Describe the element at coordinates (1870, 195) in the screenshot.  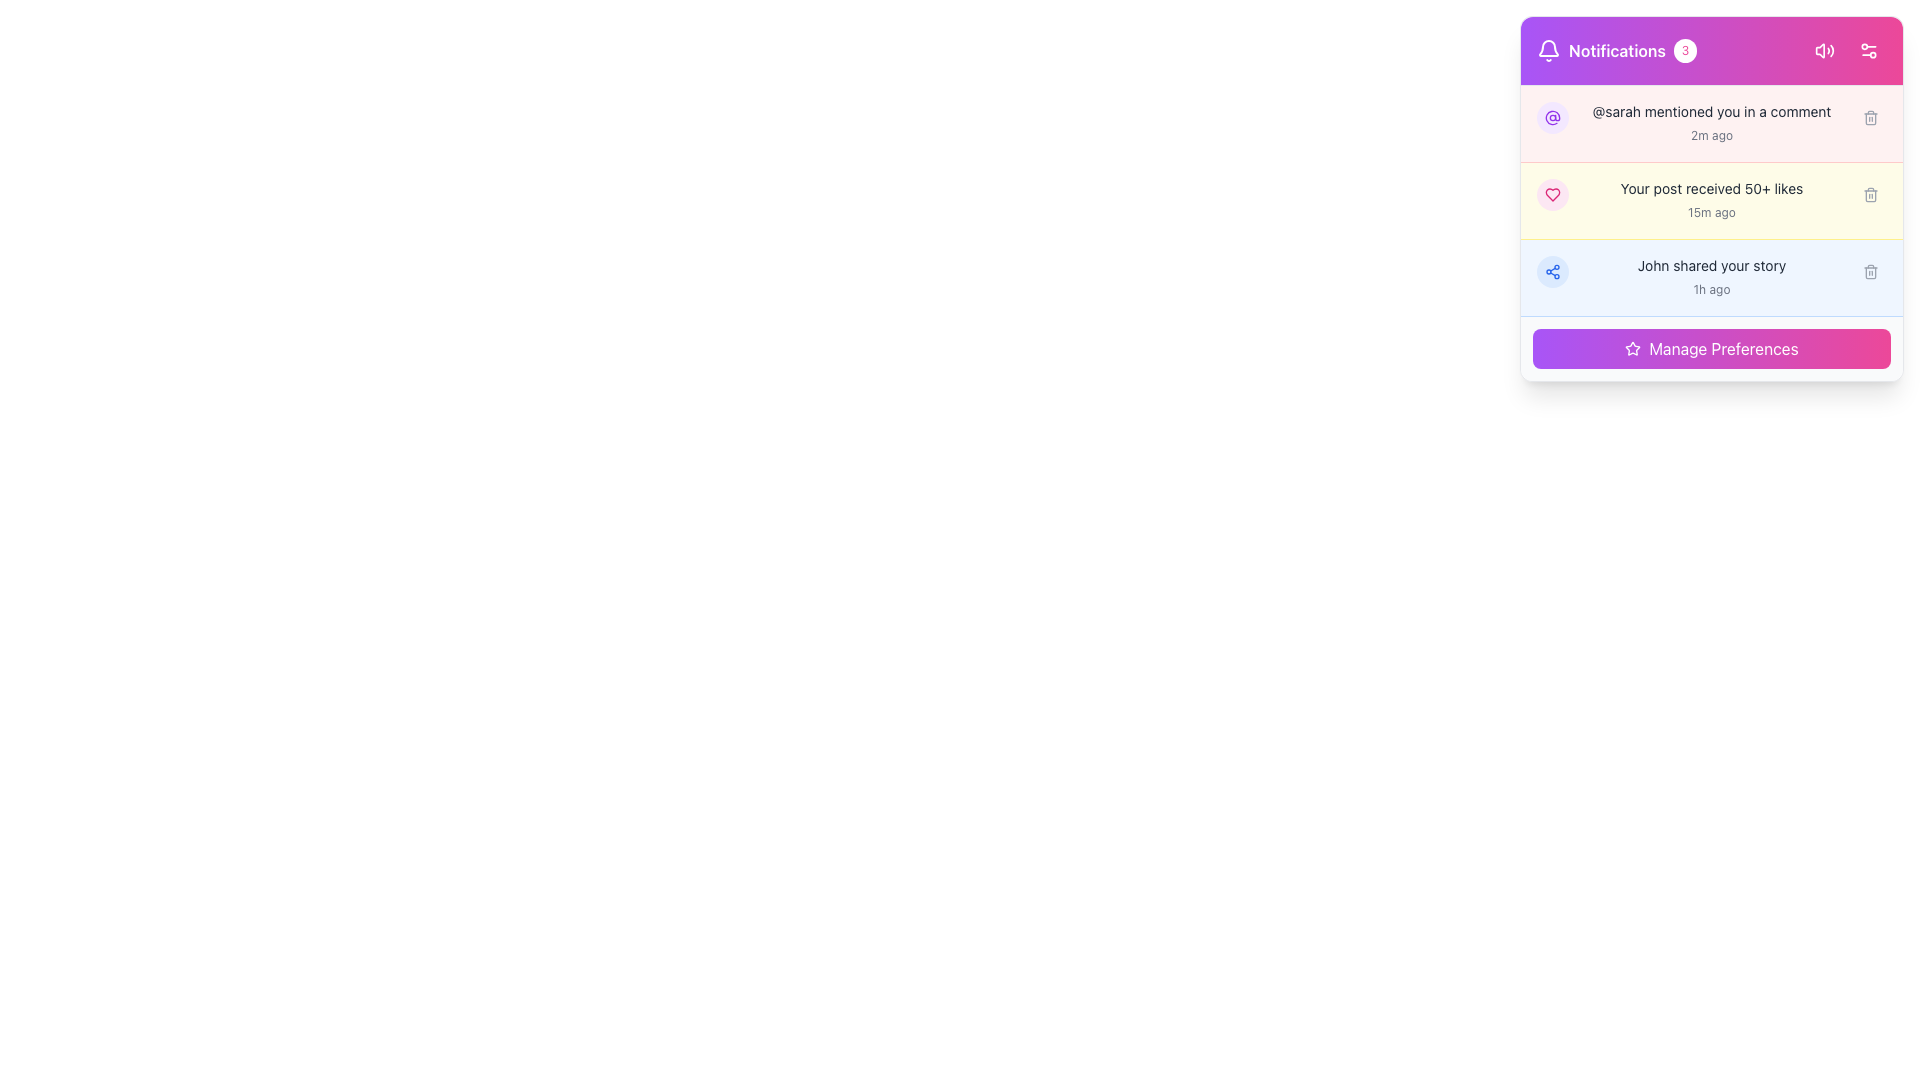
I see `the gray trash can icon button located at the far right of the notification entry for 'Your post received 50+ likes'` at that location.